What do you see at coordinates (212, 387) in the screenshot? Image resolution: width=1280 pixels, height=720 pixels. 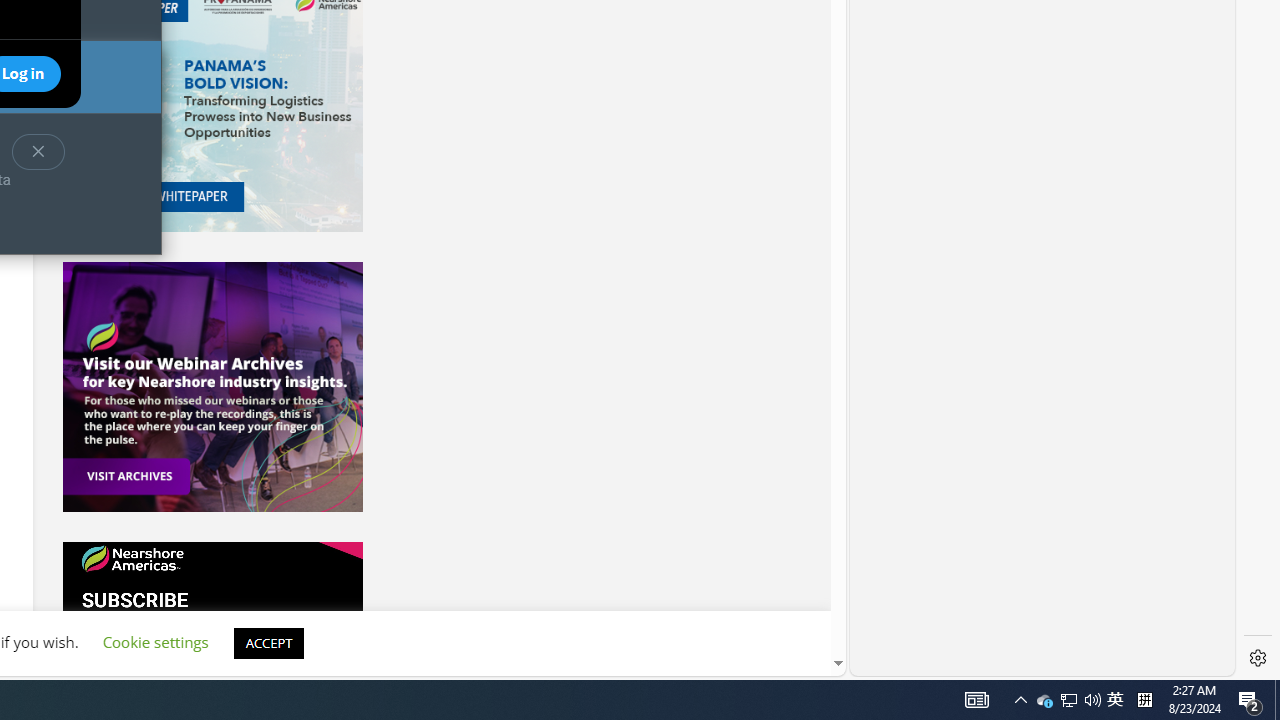 I see `'Events-Banner-Ad.jpg'` at bounding box center [212, 387].